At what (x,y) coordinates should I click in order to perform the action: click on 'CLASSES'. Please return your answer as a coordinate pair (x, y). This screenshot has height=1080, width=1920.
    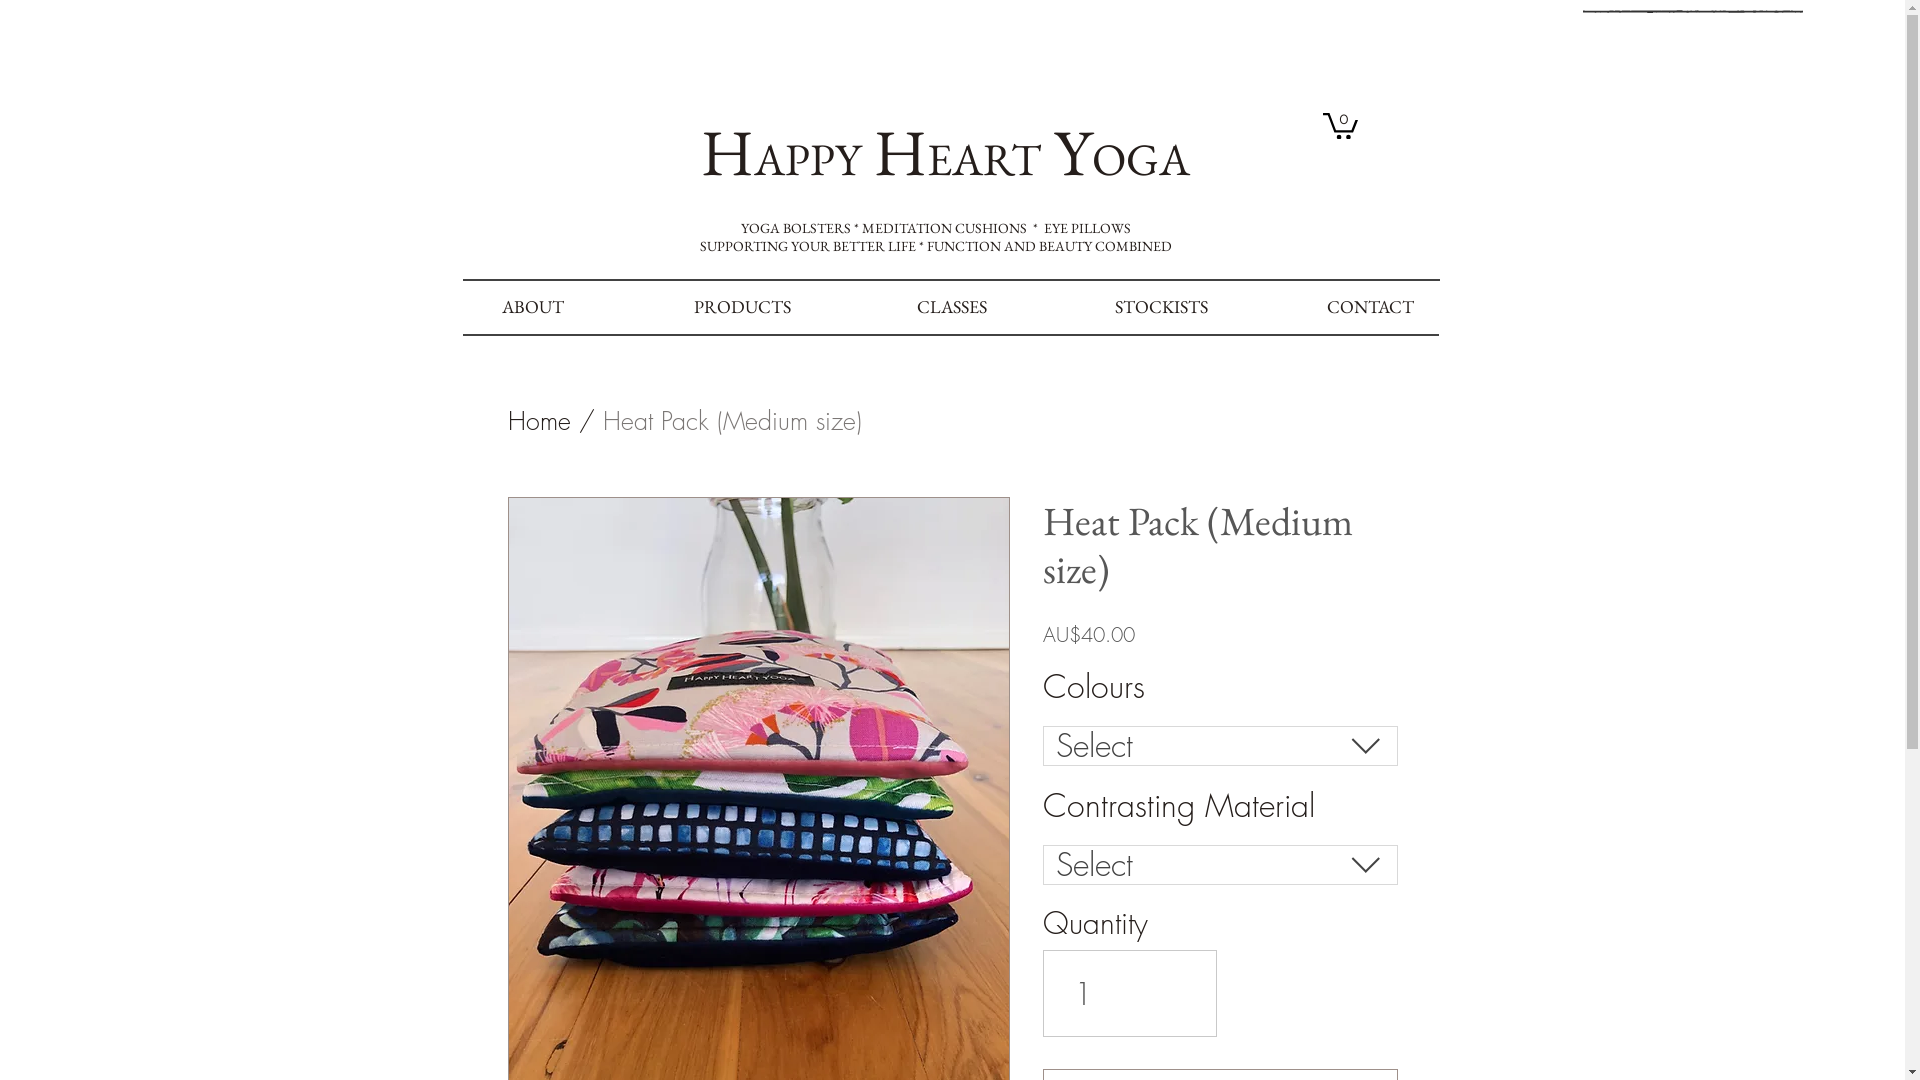
    Looking at the image, I should click on (951, 307).